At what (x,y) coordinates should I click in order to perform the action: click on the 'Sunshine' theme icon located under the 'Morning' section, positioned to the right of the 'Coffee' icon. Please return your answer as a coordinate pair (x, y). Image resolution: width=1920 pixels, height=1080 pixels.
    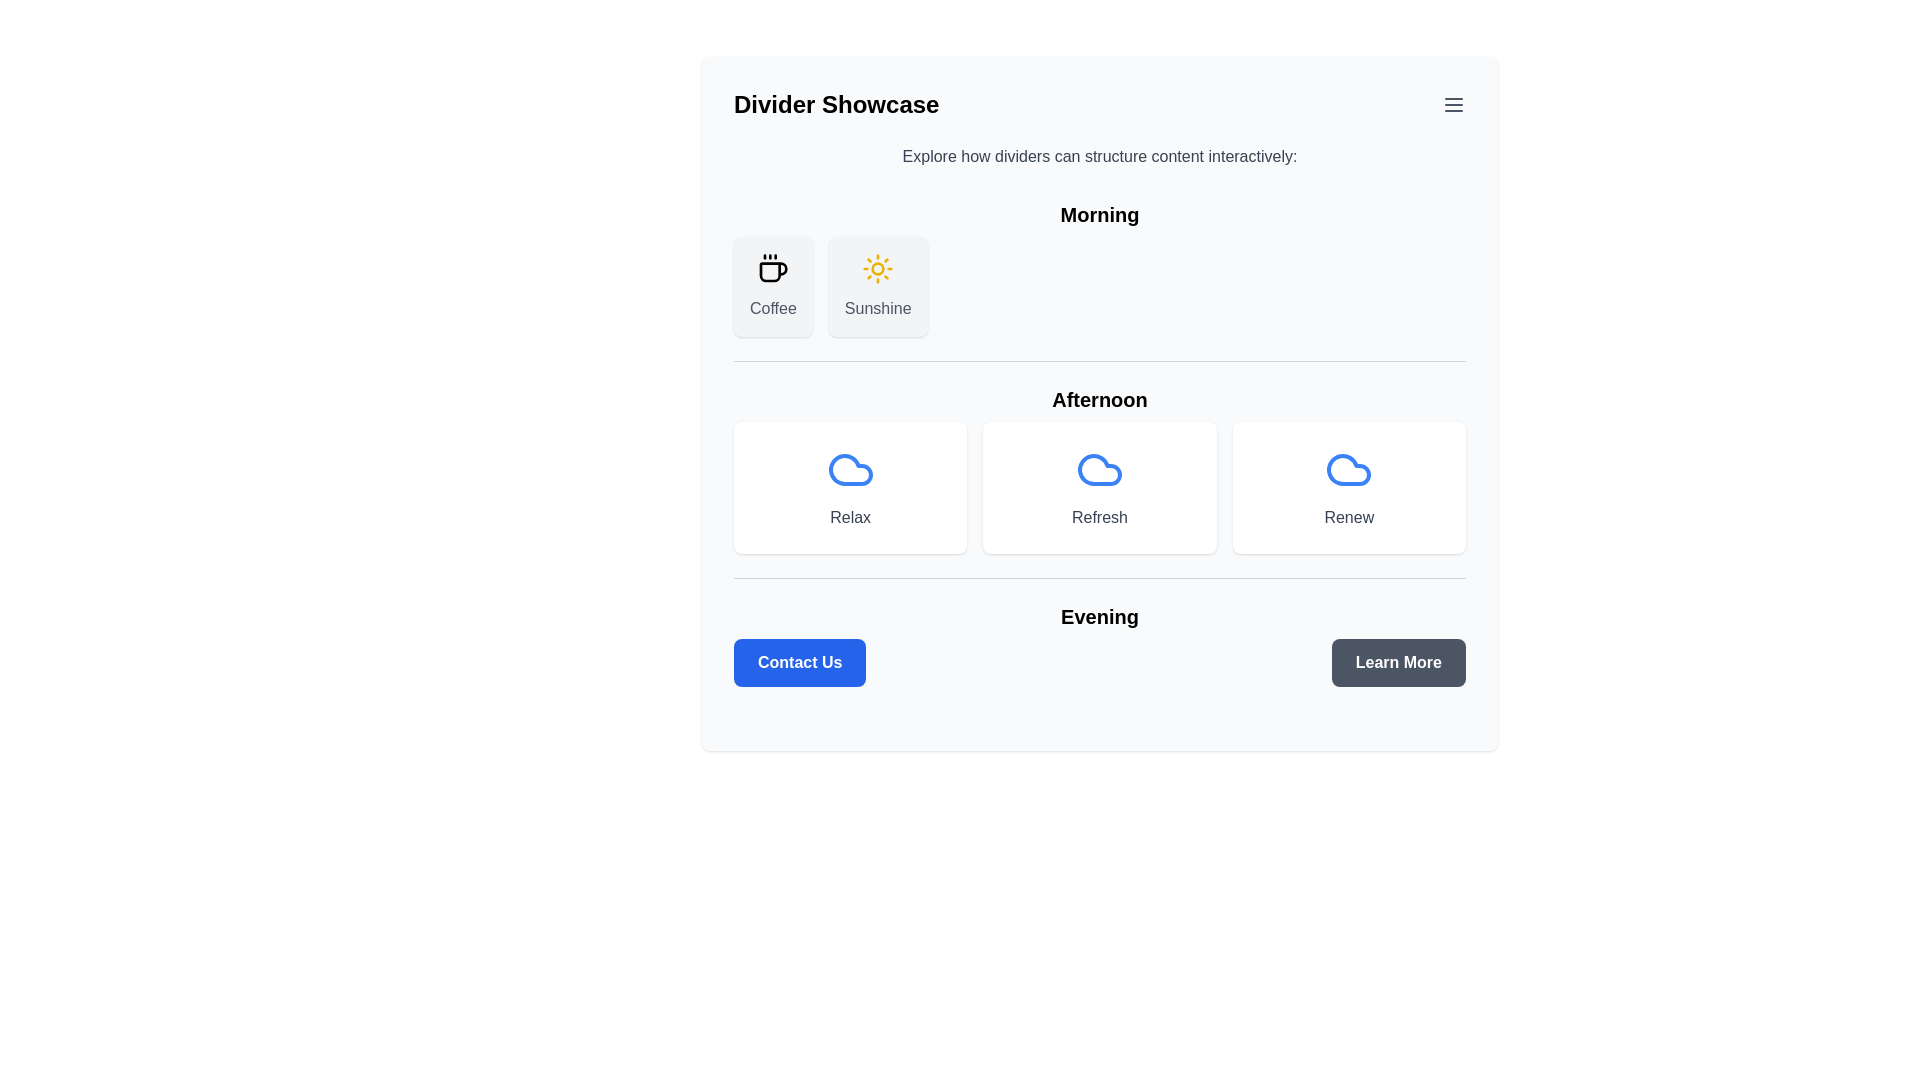
    Looking at the image, I should click on (878, 268).